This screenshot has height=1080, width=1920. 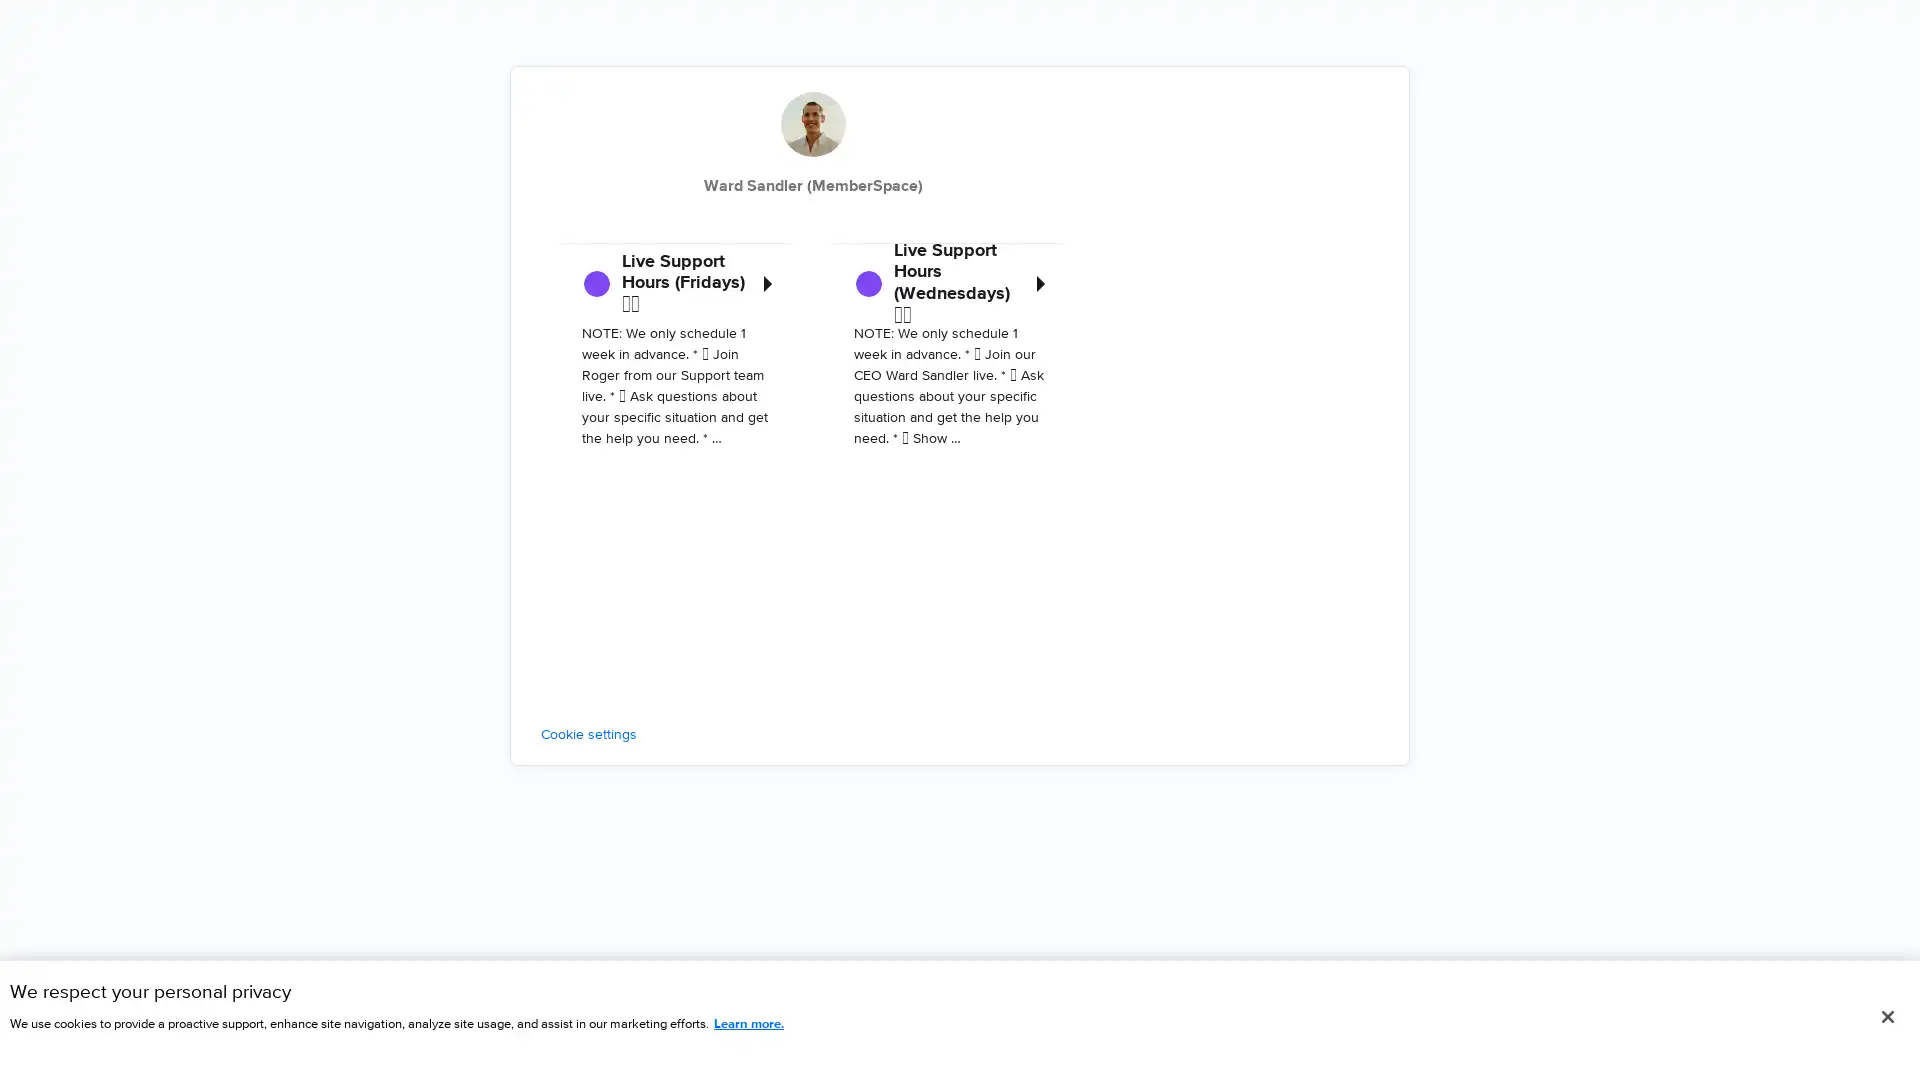 What do you see at coordinates (1886, 1017) in the screenshot?
I see `Close` at bounding box center [1886, 1017].